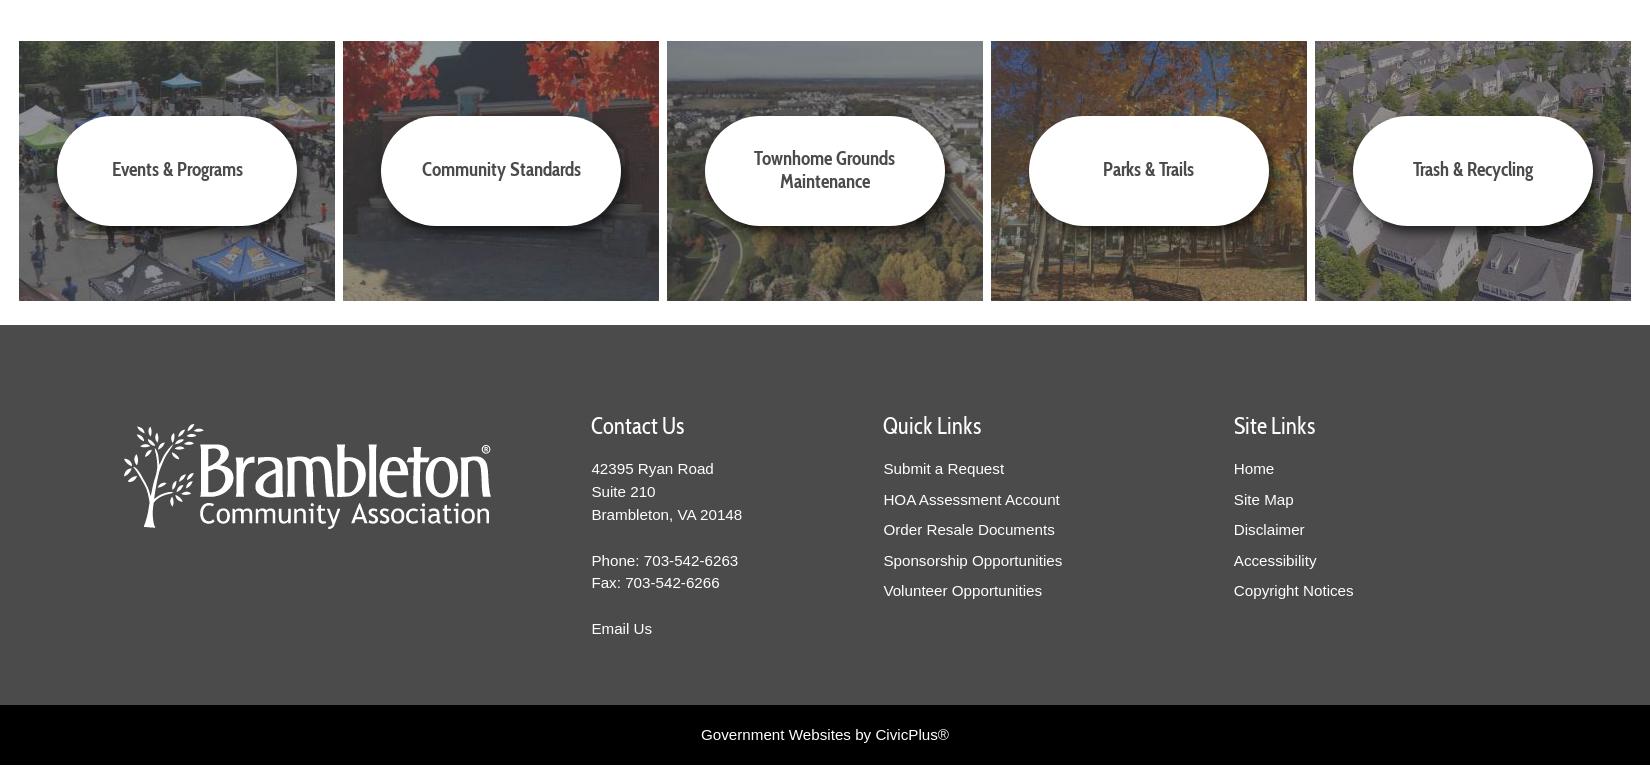 The width and height of the screenshot is (1650, 768). What do you see at coordinates (883, 467) in the screenshot?
I see `'Submit a Request'` at bounding box center [883, 467].